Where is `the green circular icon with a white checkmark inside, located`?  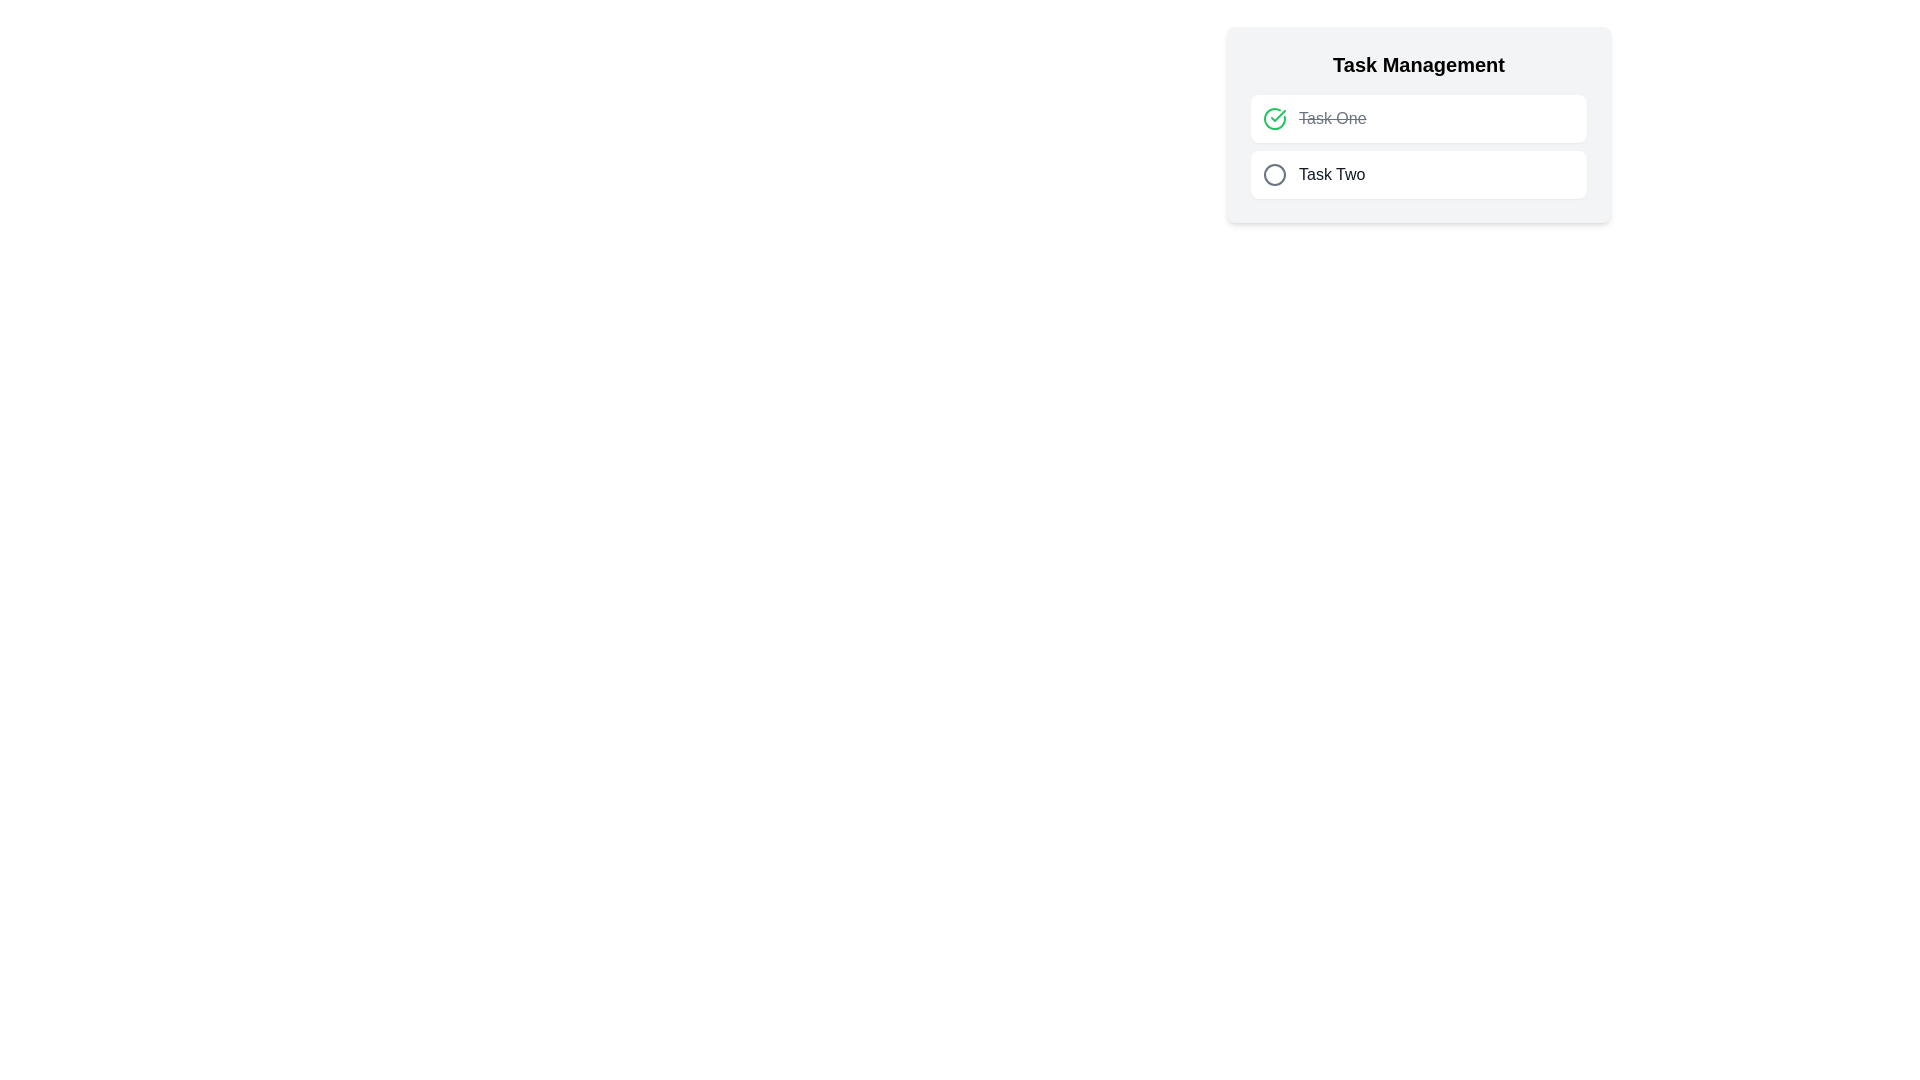
the green circular icon with a white checkmark inside, located is located at coordinates (1274, 119).